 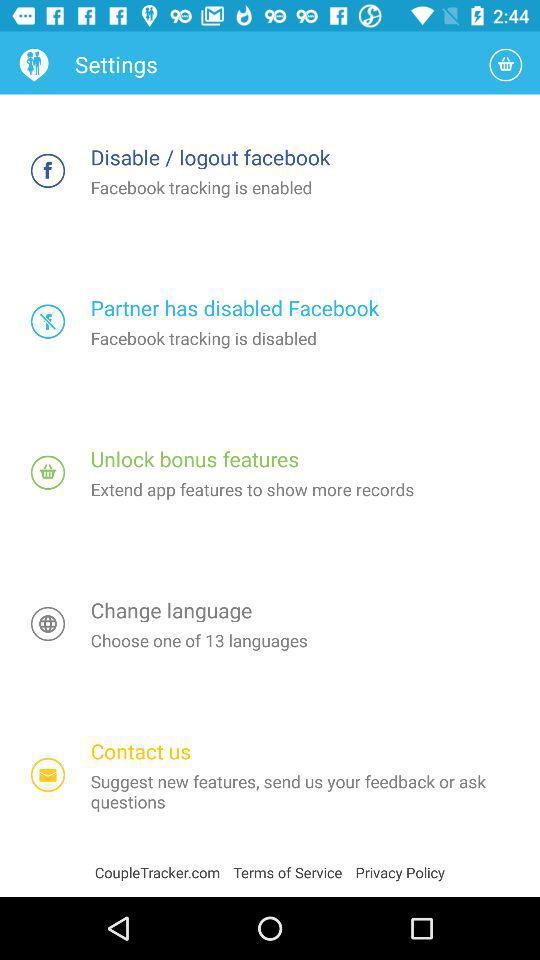 What do you see at coordinates (400, 871) in the screenshot?
I see `the item to the right of terms of service` at bounding box center [400, 871].